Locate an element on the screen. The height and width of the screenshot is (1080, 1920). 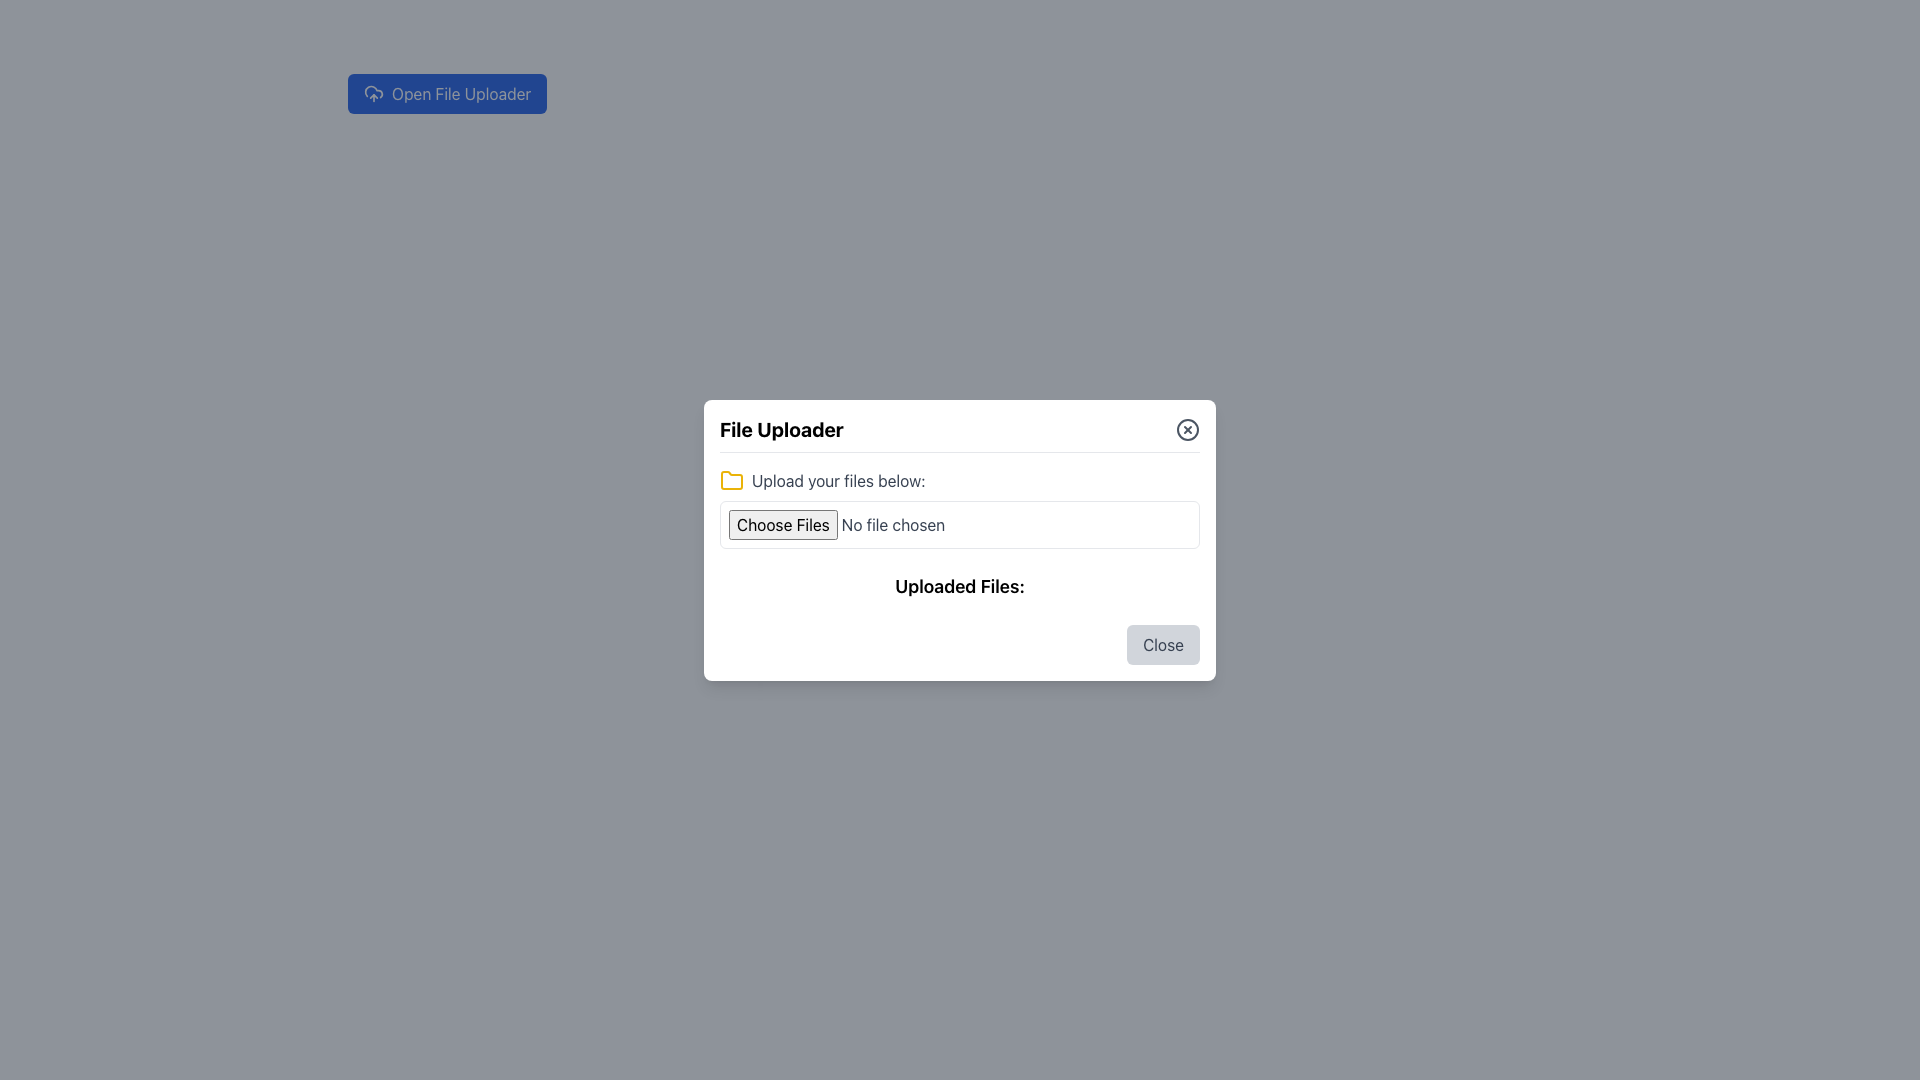
a file onto the File Input Field located below the text 'Upload your files below:' is located at coordinates (960, 523).